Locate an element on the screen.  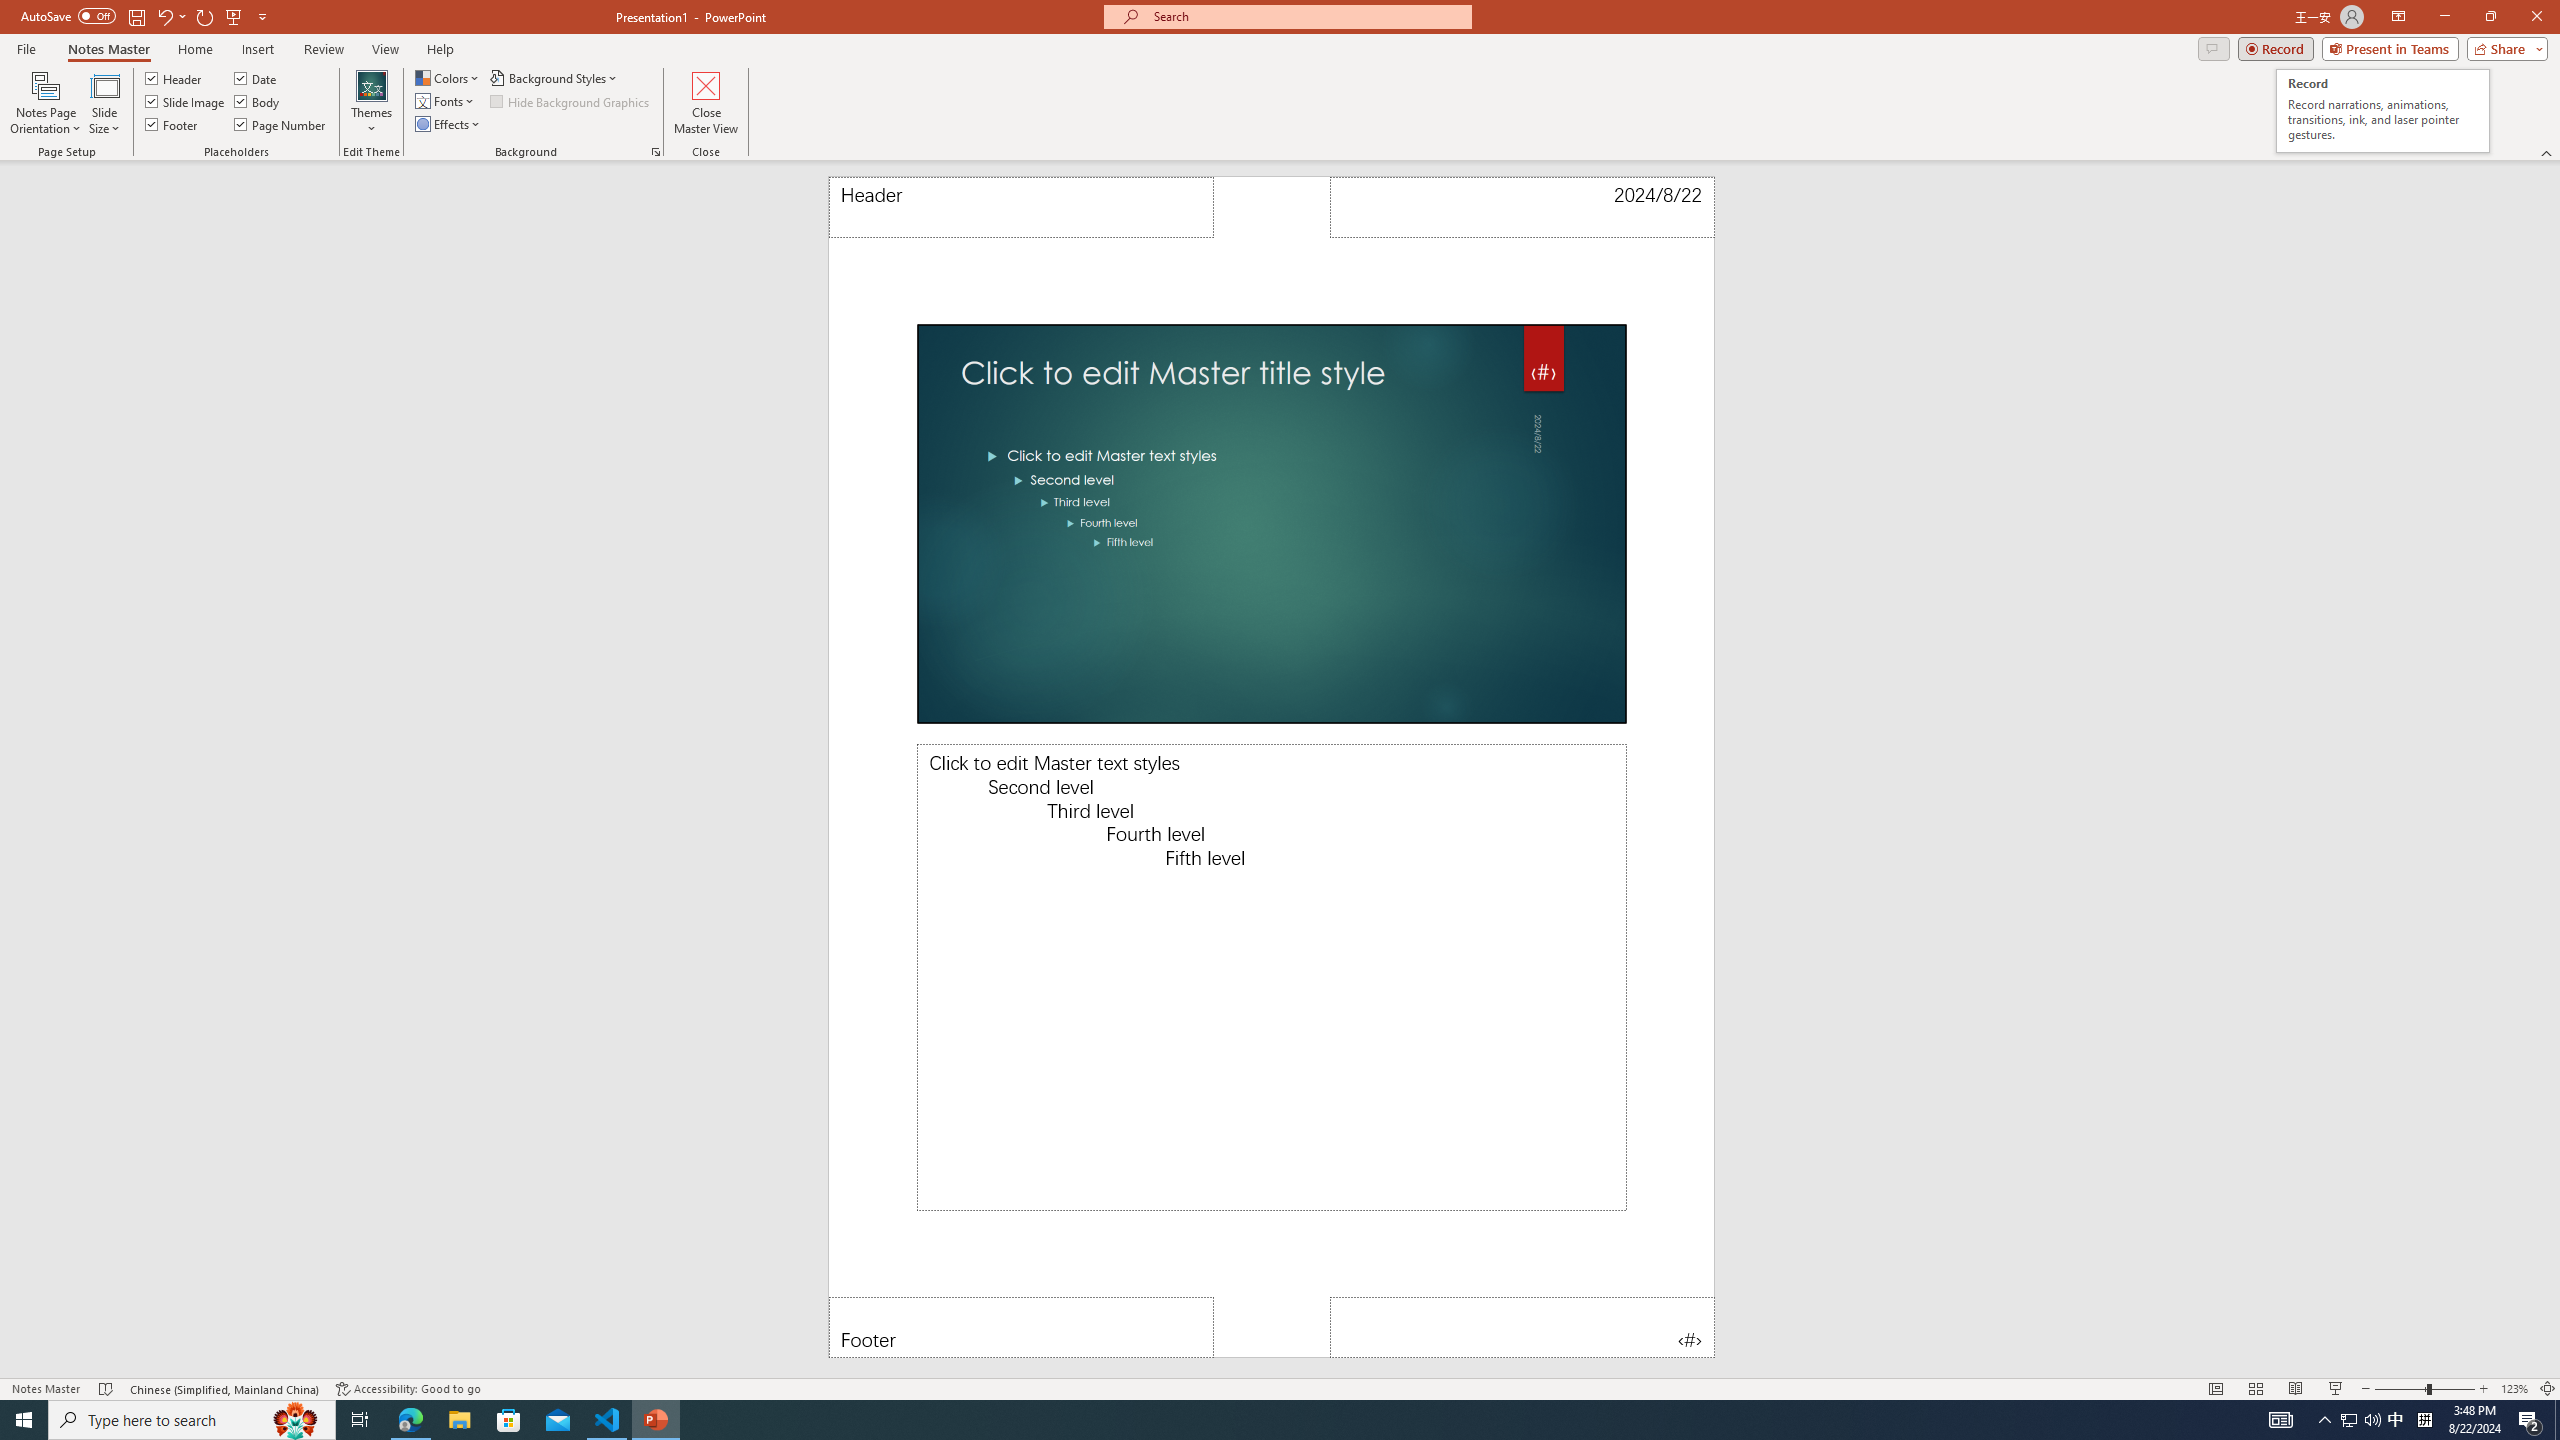
'Page Number' is located at coordinates (281, 122).